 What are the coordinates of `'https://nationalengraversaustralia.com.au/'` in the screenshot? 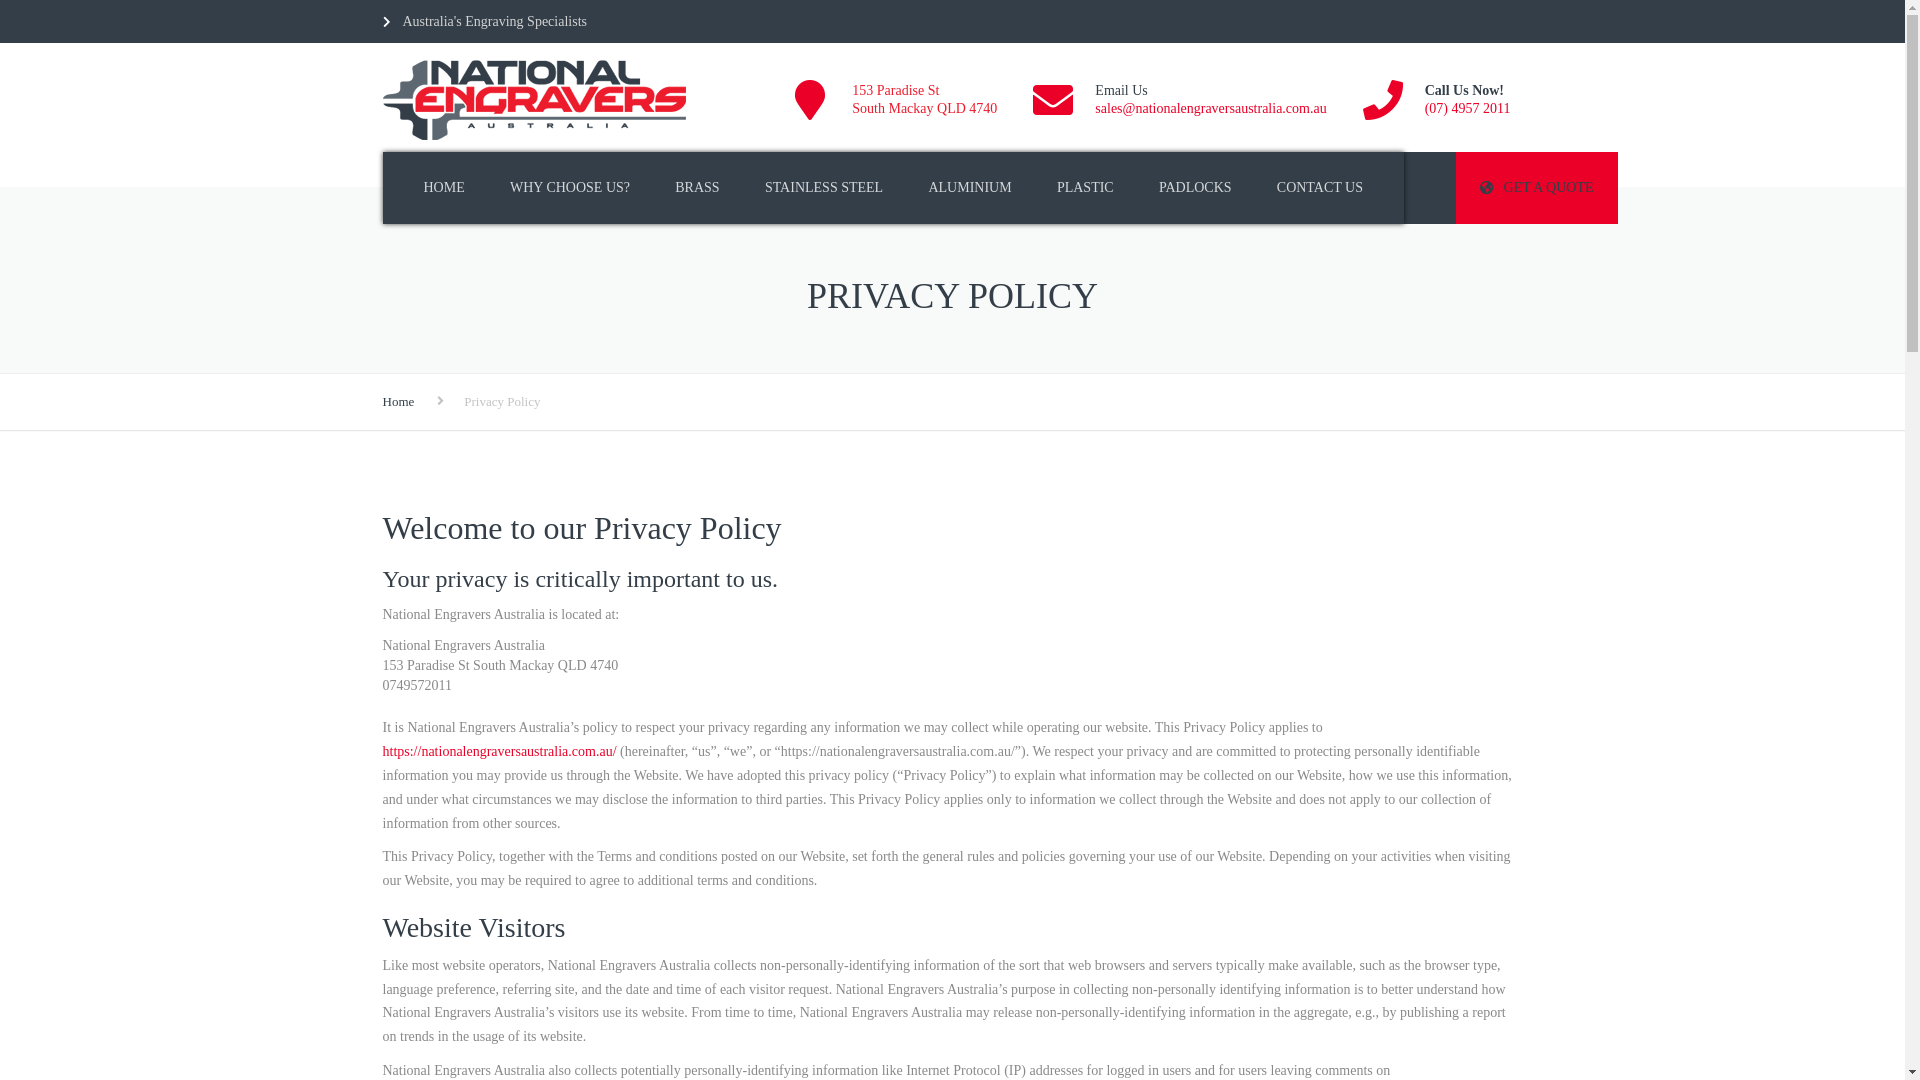 It's located at (499, 751).